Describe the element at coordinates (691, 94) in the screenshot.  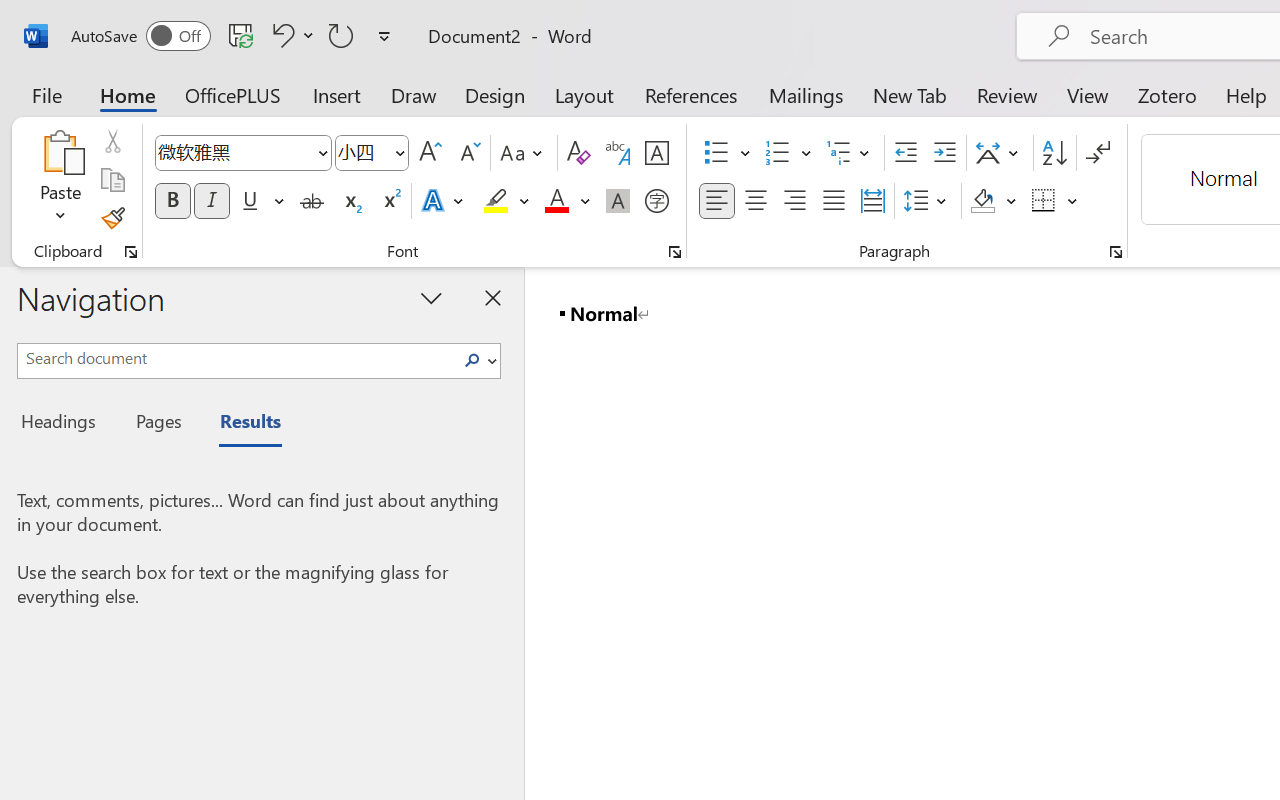
I see `'References'` at that location.